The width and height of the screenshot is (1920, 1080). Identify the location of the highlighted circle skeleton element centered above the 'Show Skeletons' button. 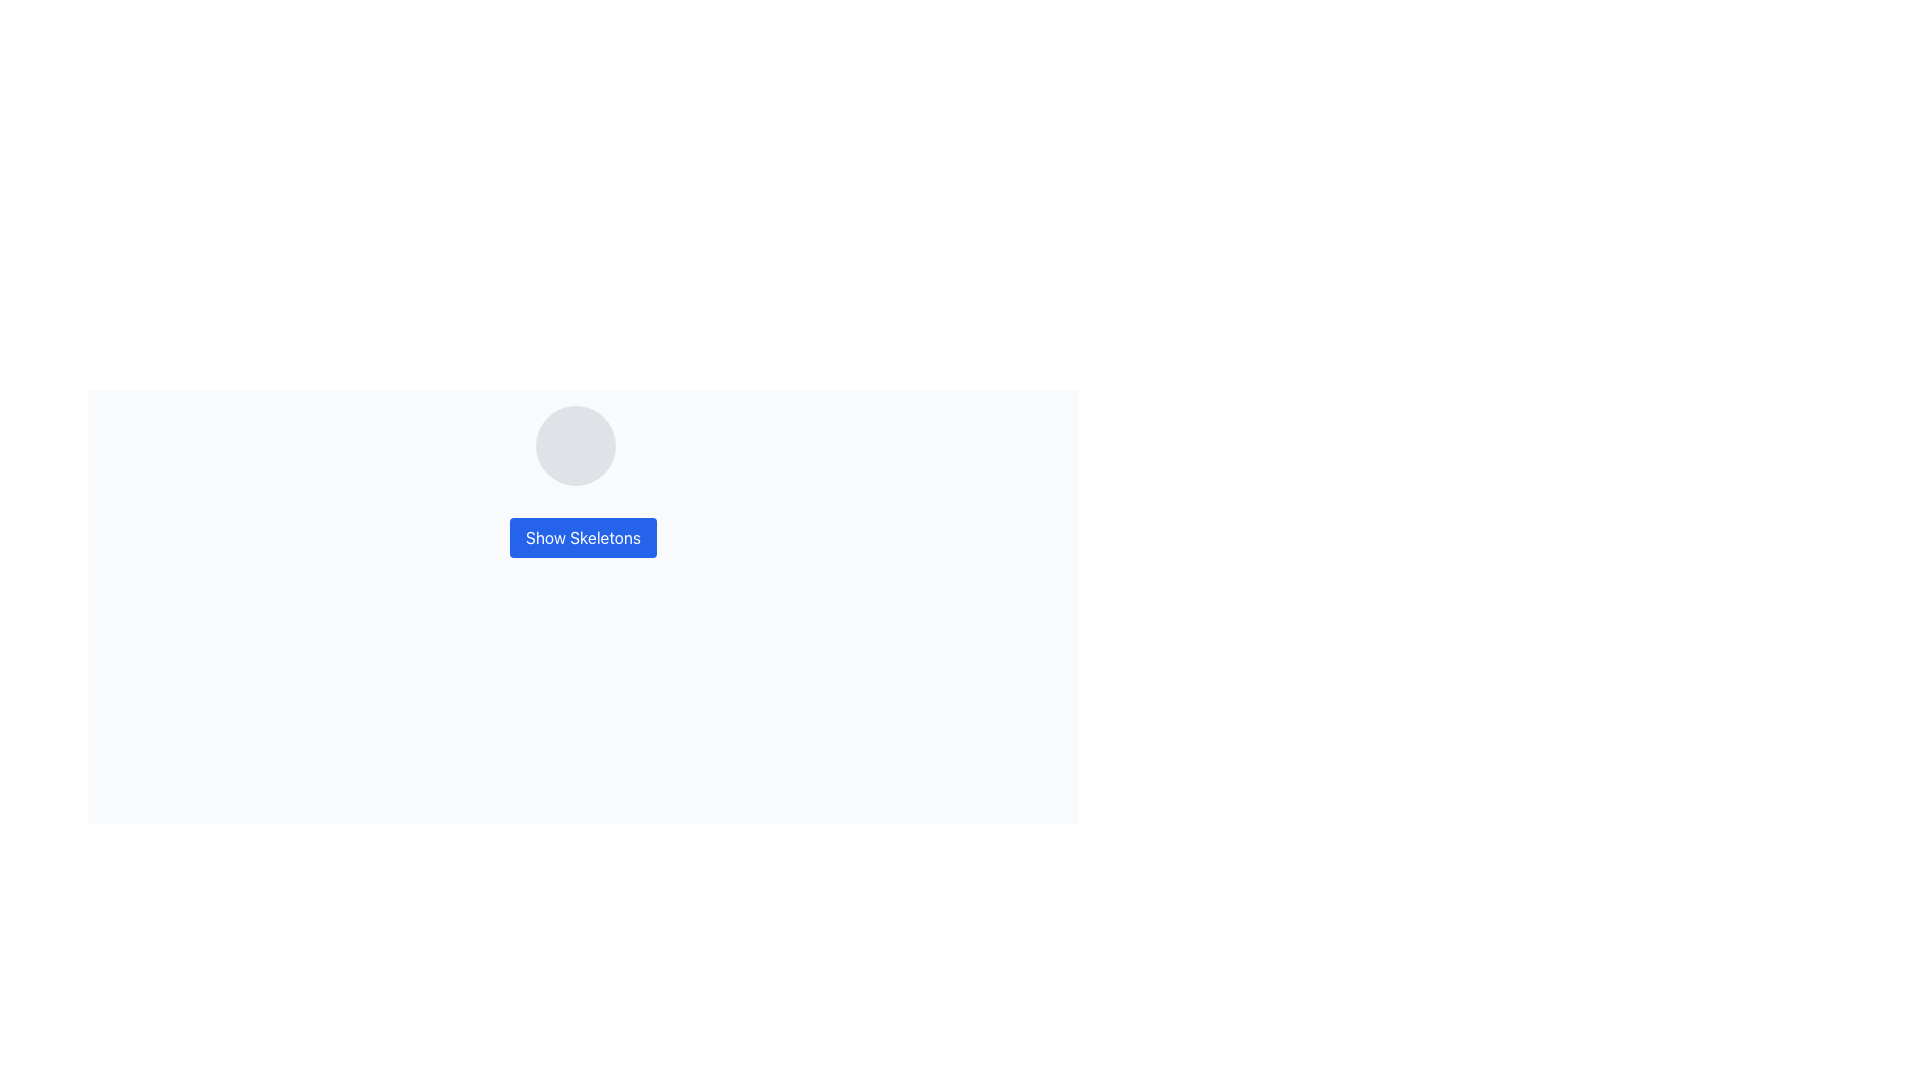
(582, 445).